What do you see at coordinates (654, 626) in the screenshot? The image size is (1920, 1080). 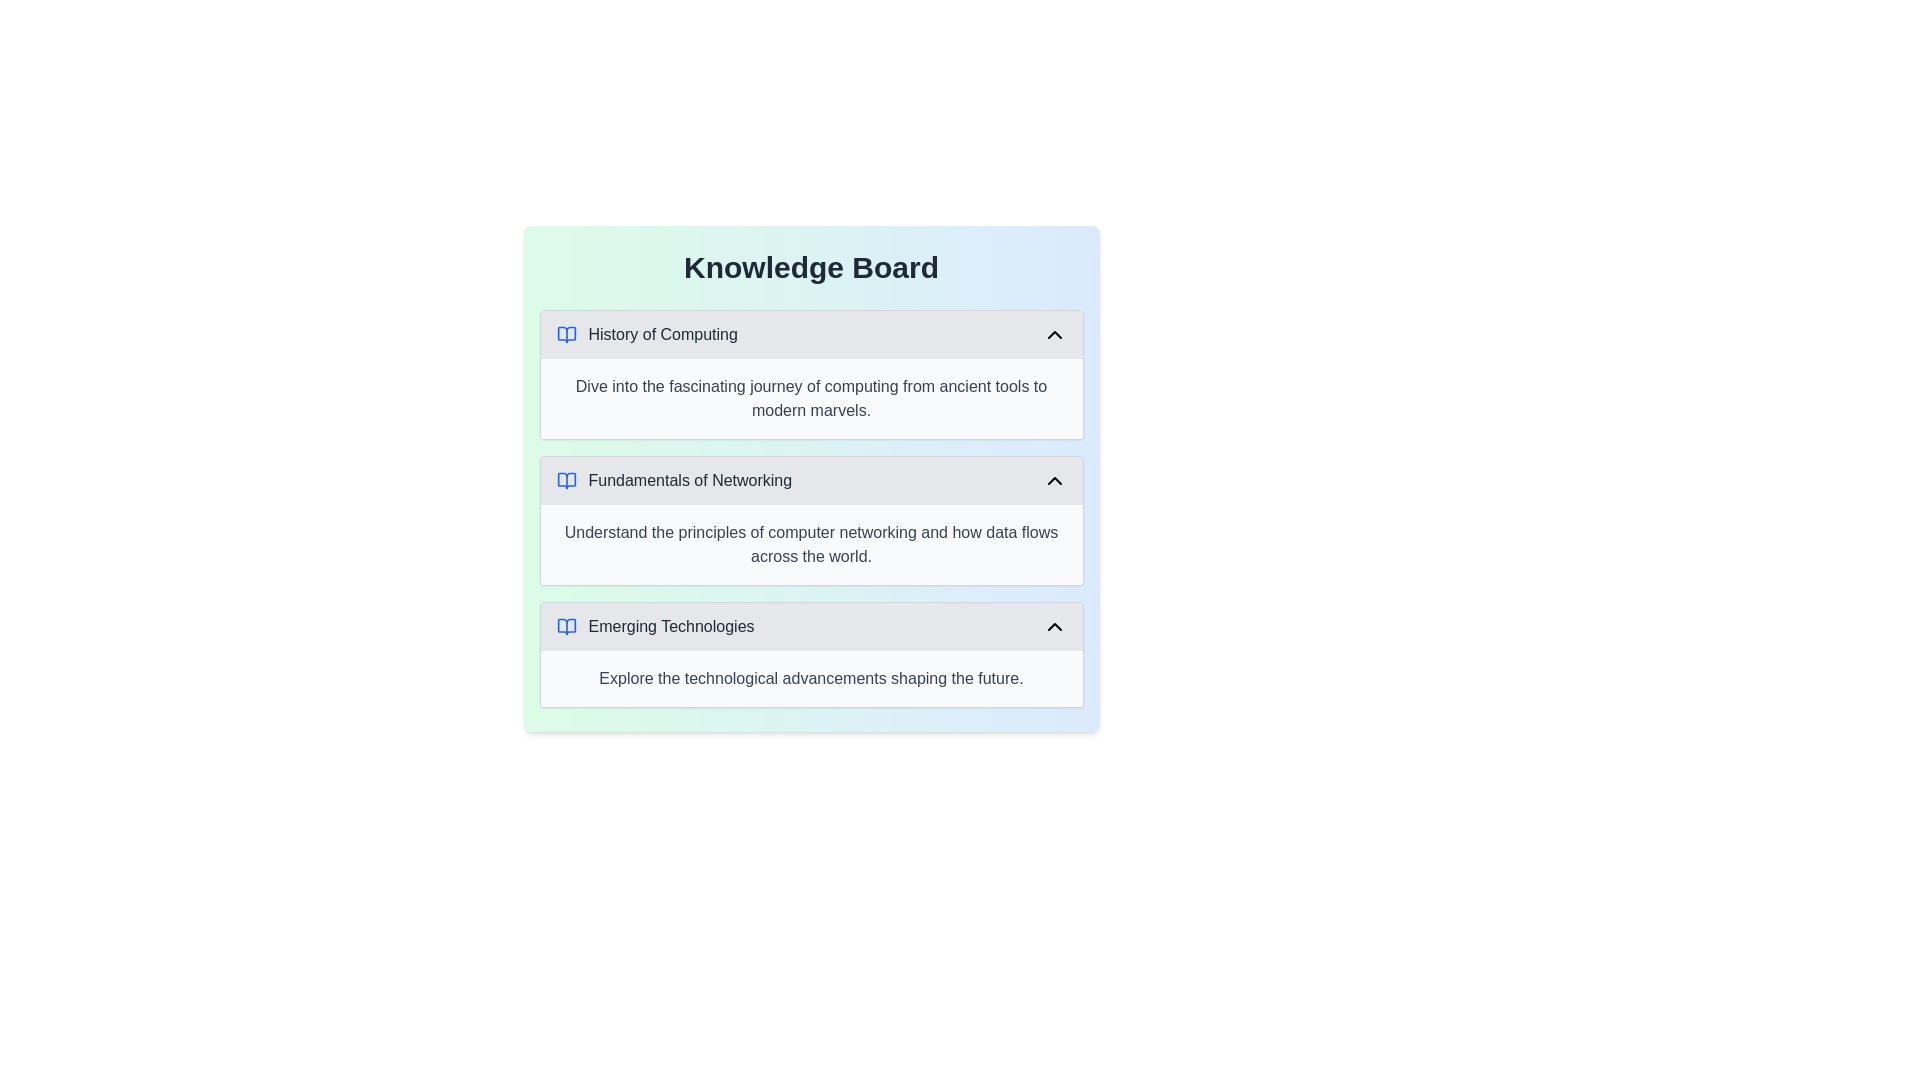 I see `the 'Emerging Technologies' label with icon located in the Knowledge Board interface, which is the third section beneath 'Fundamentals of Networking'` at bounding box center [654, 626].